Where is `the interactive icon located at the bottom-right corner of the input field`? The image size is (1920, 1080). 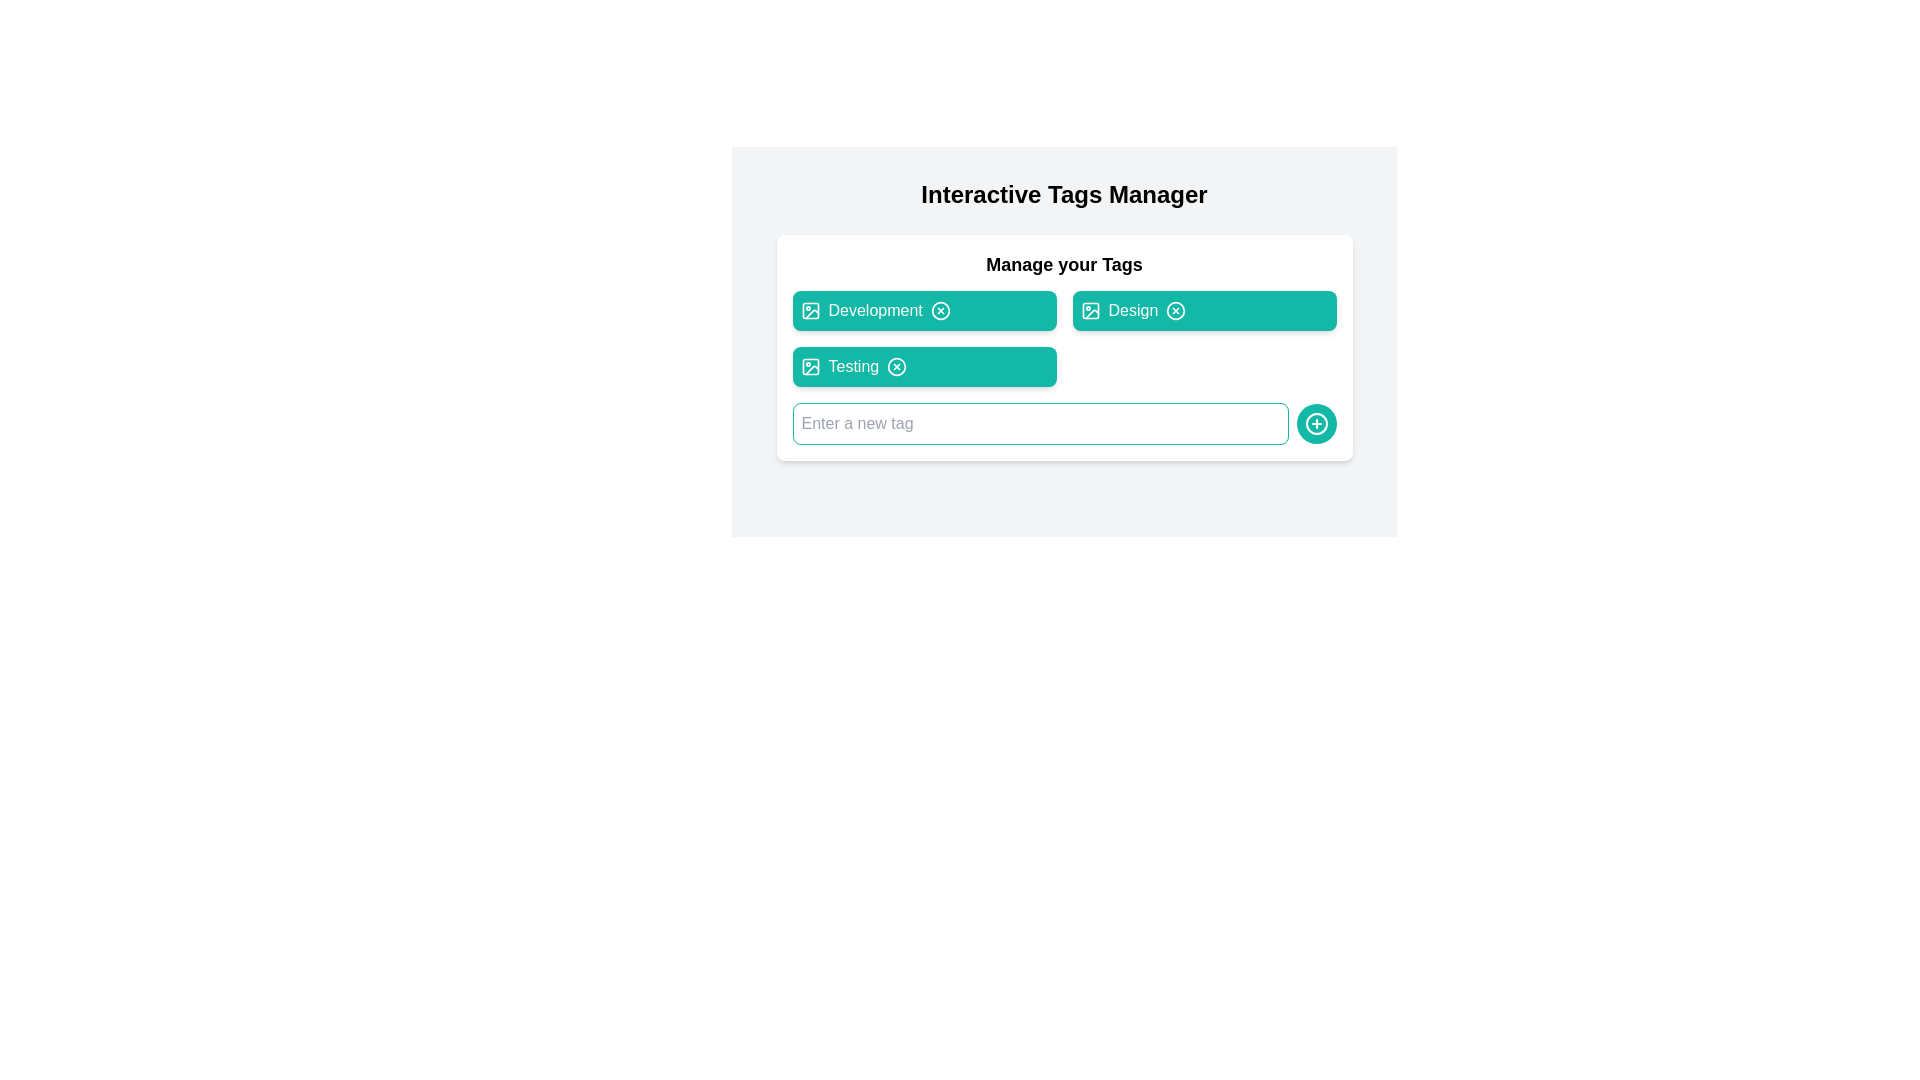 the interactive icon located at the bottom-right corner of the input field is located at coordinates (1316, 423).